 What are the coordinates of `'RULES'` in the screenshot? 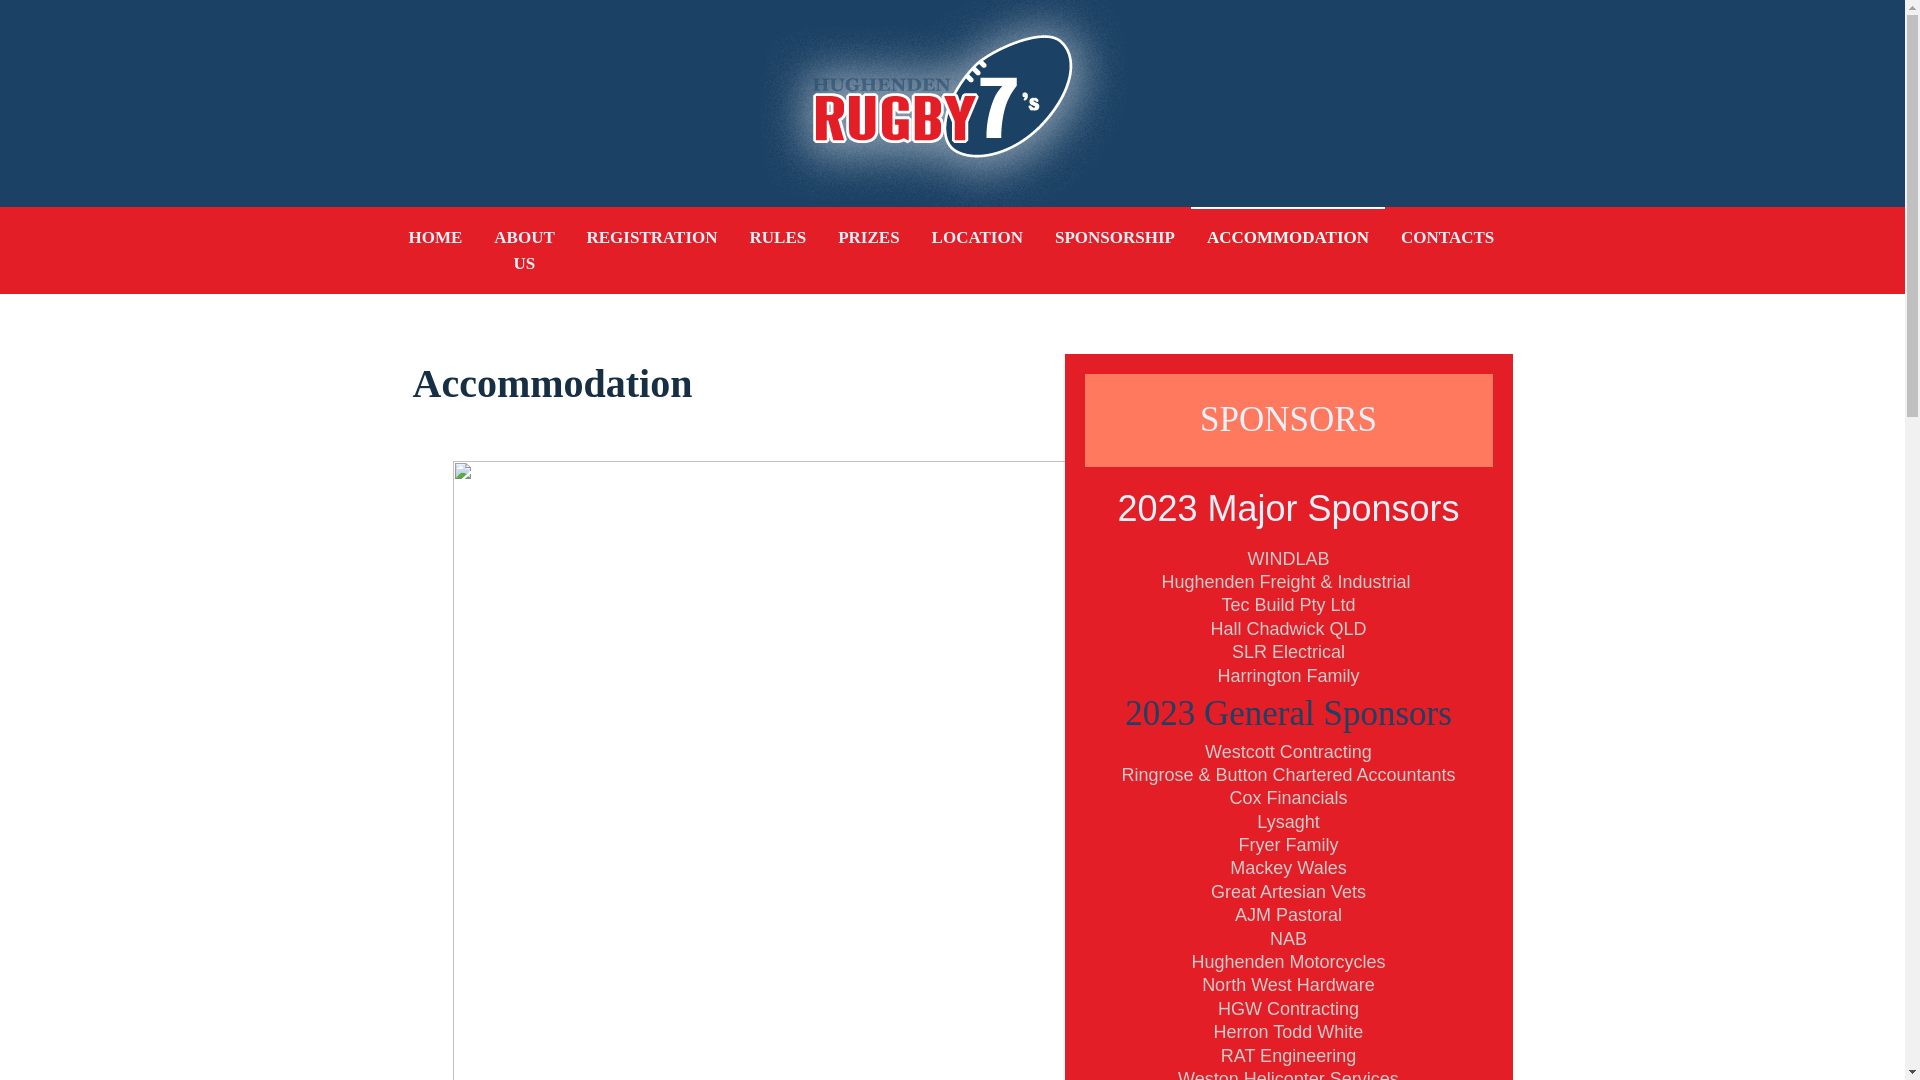 It's located at (777, 237).